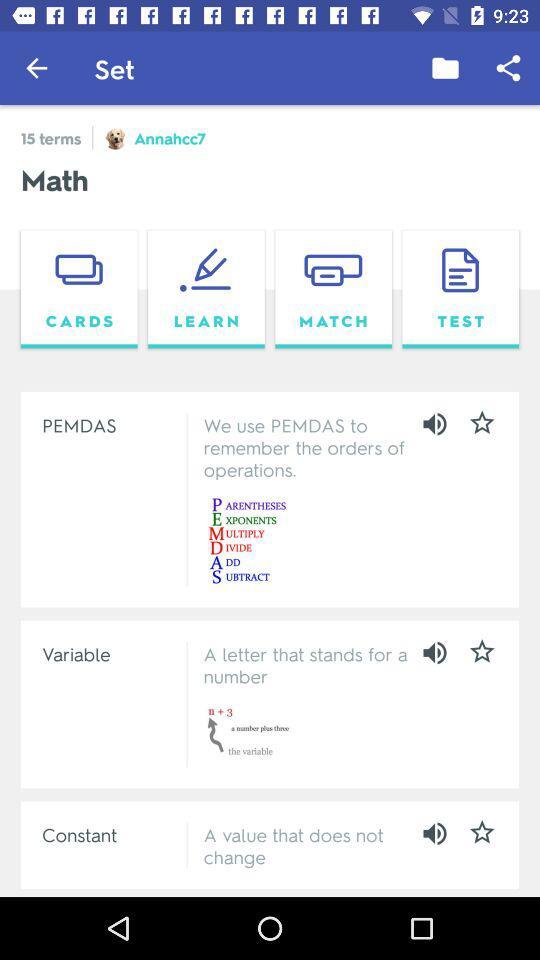  What do you see at coordinates (445, 68) in the screenshot?
I see `the item next to the set icon` at bounding box center [445, 68].